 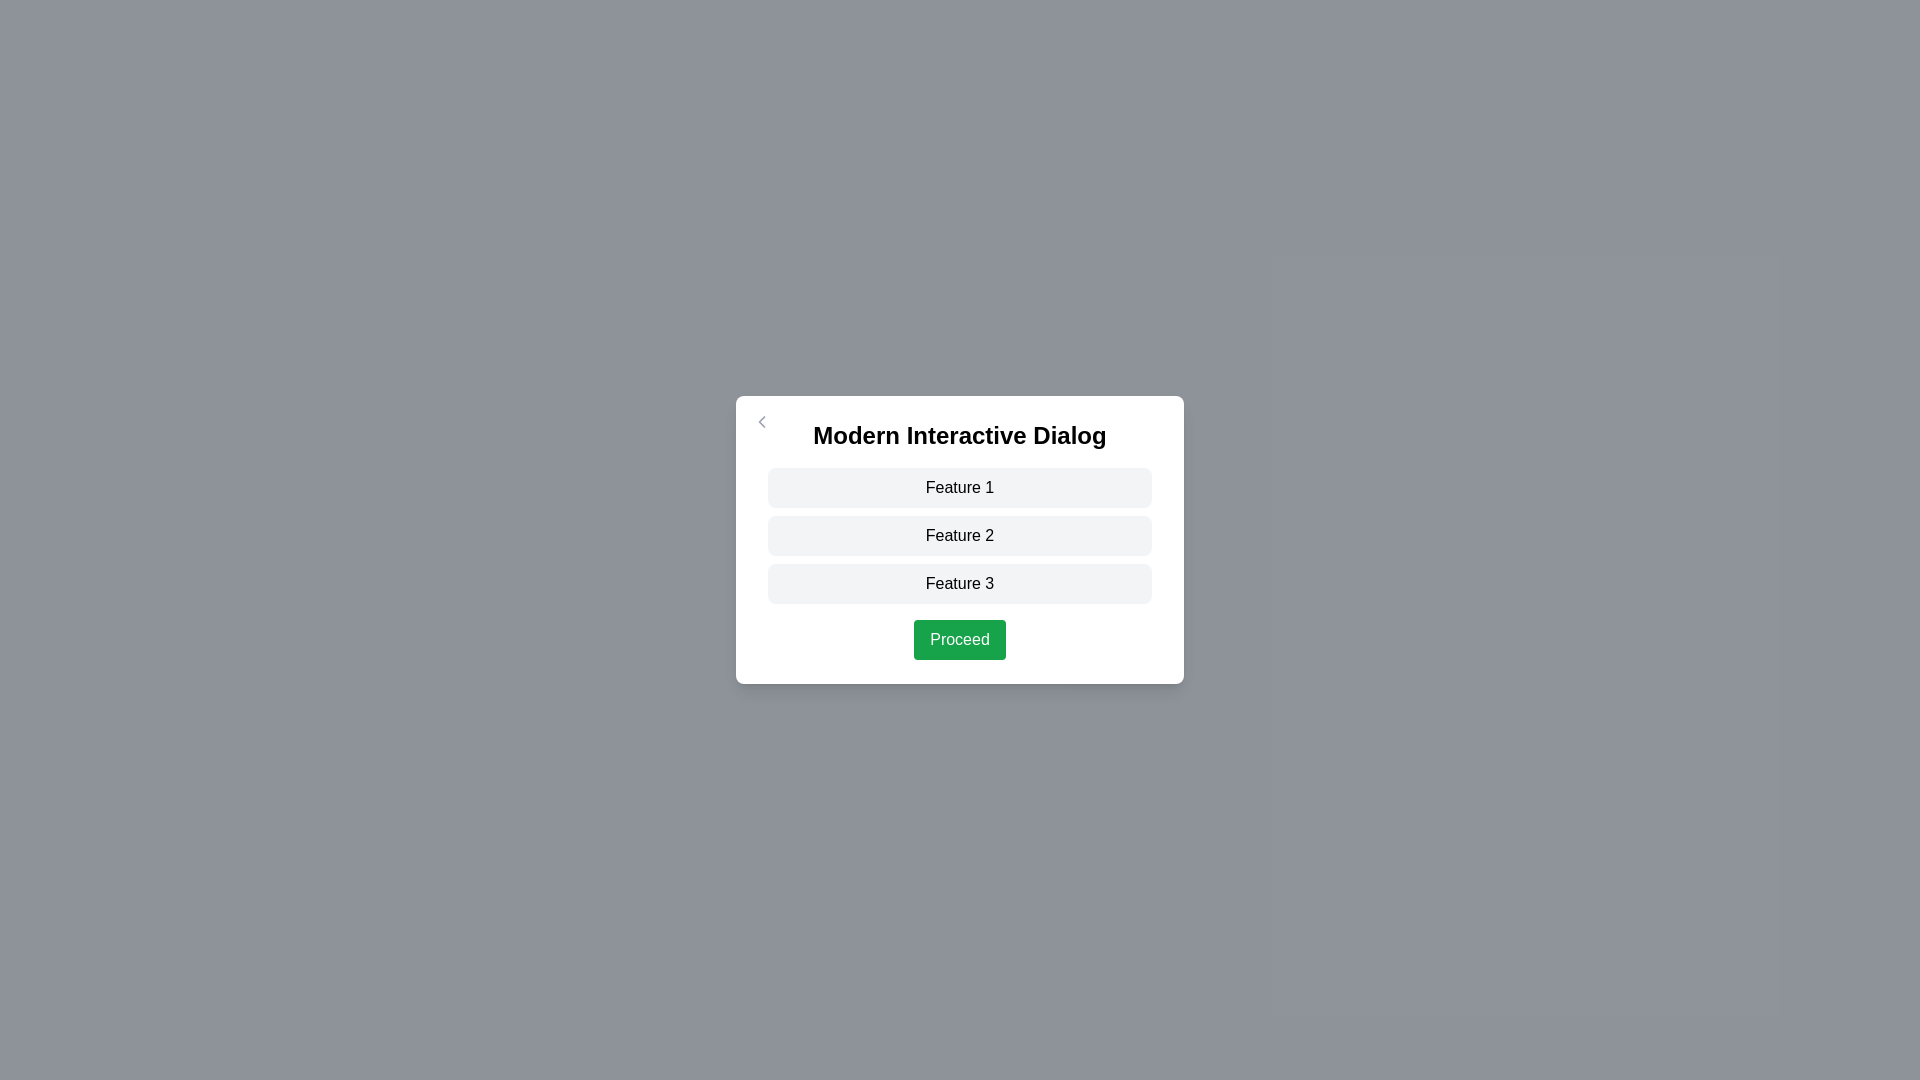 What do you see at coordinates (960, 434) in the screenshot?
I see `the title text 'Modern Interactive Dialog'` at bounding box center [960, 434].